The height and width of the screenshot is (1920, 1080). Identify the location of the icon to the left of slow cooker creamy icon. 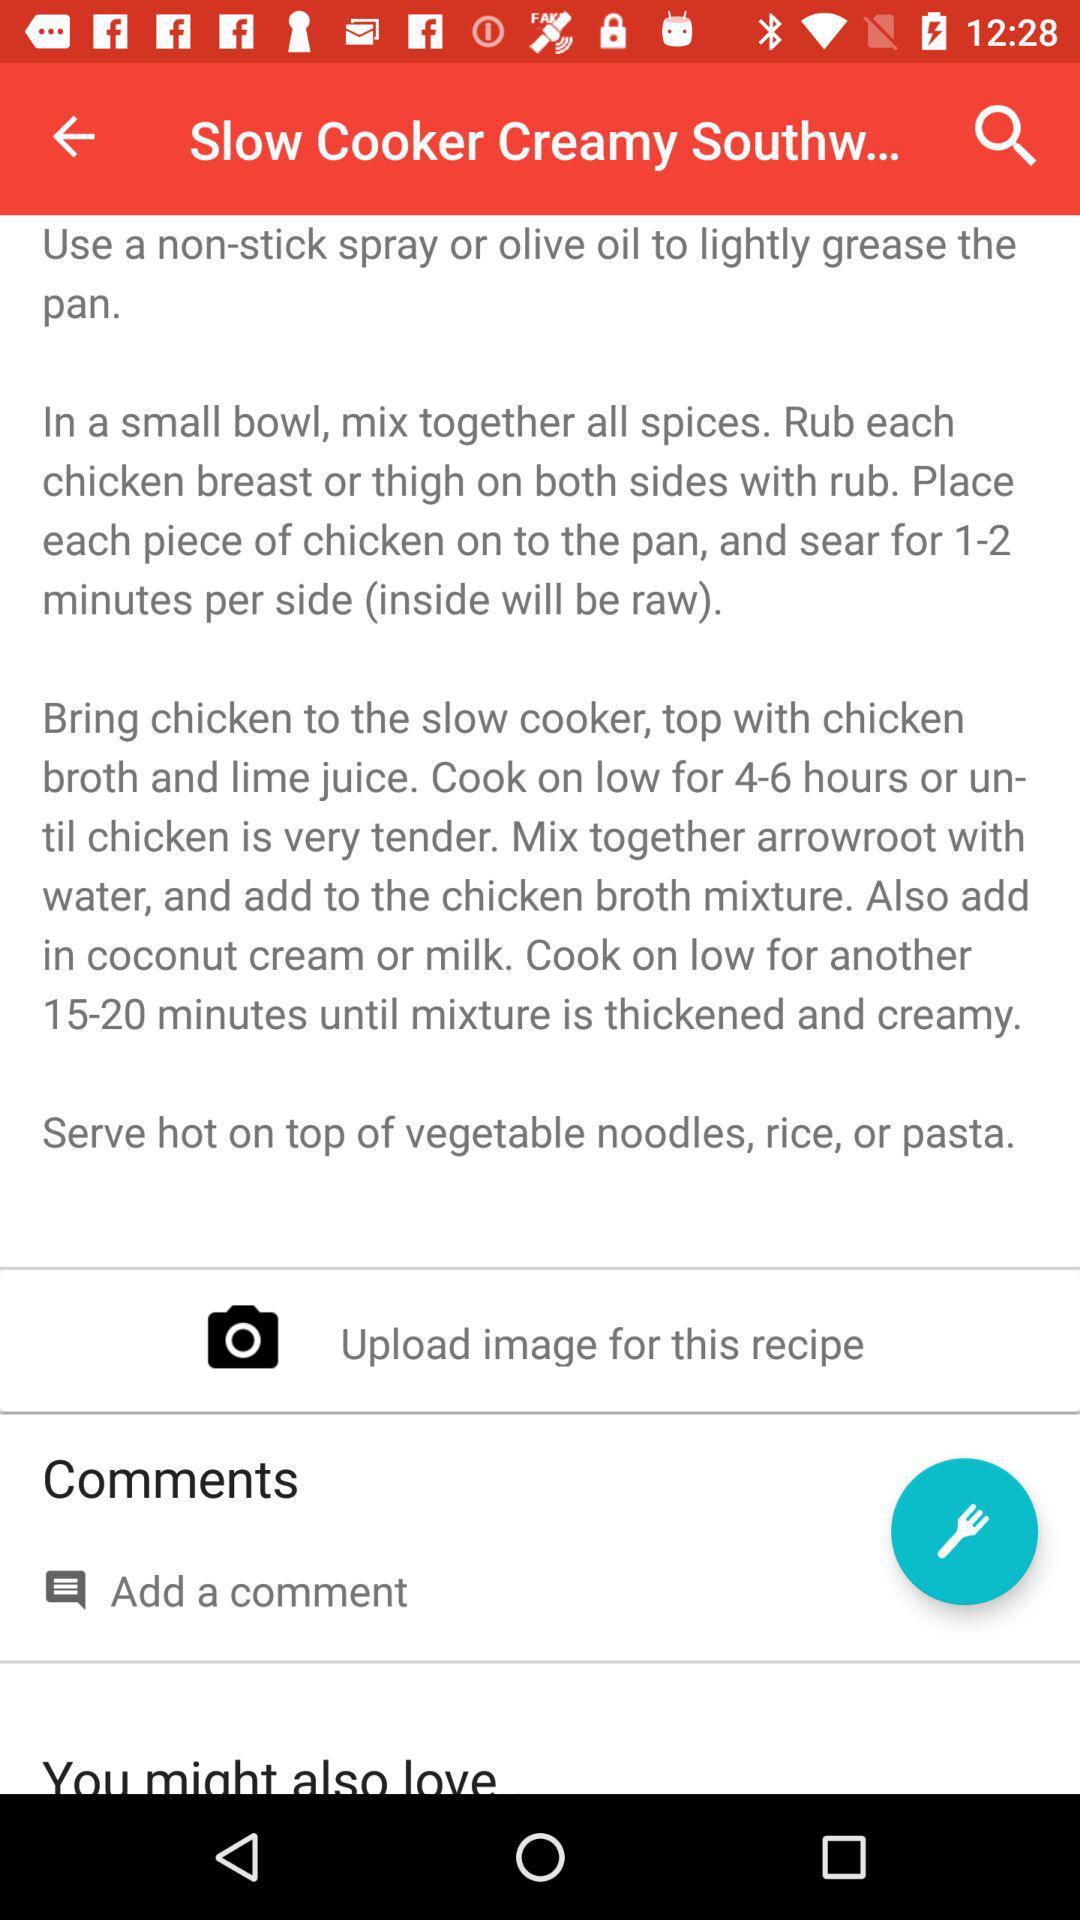
(72, 135).